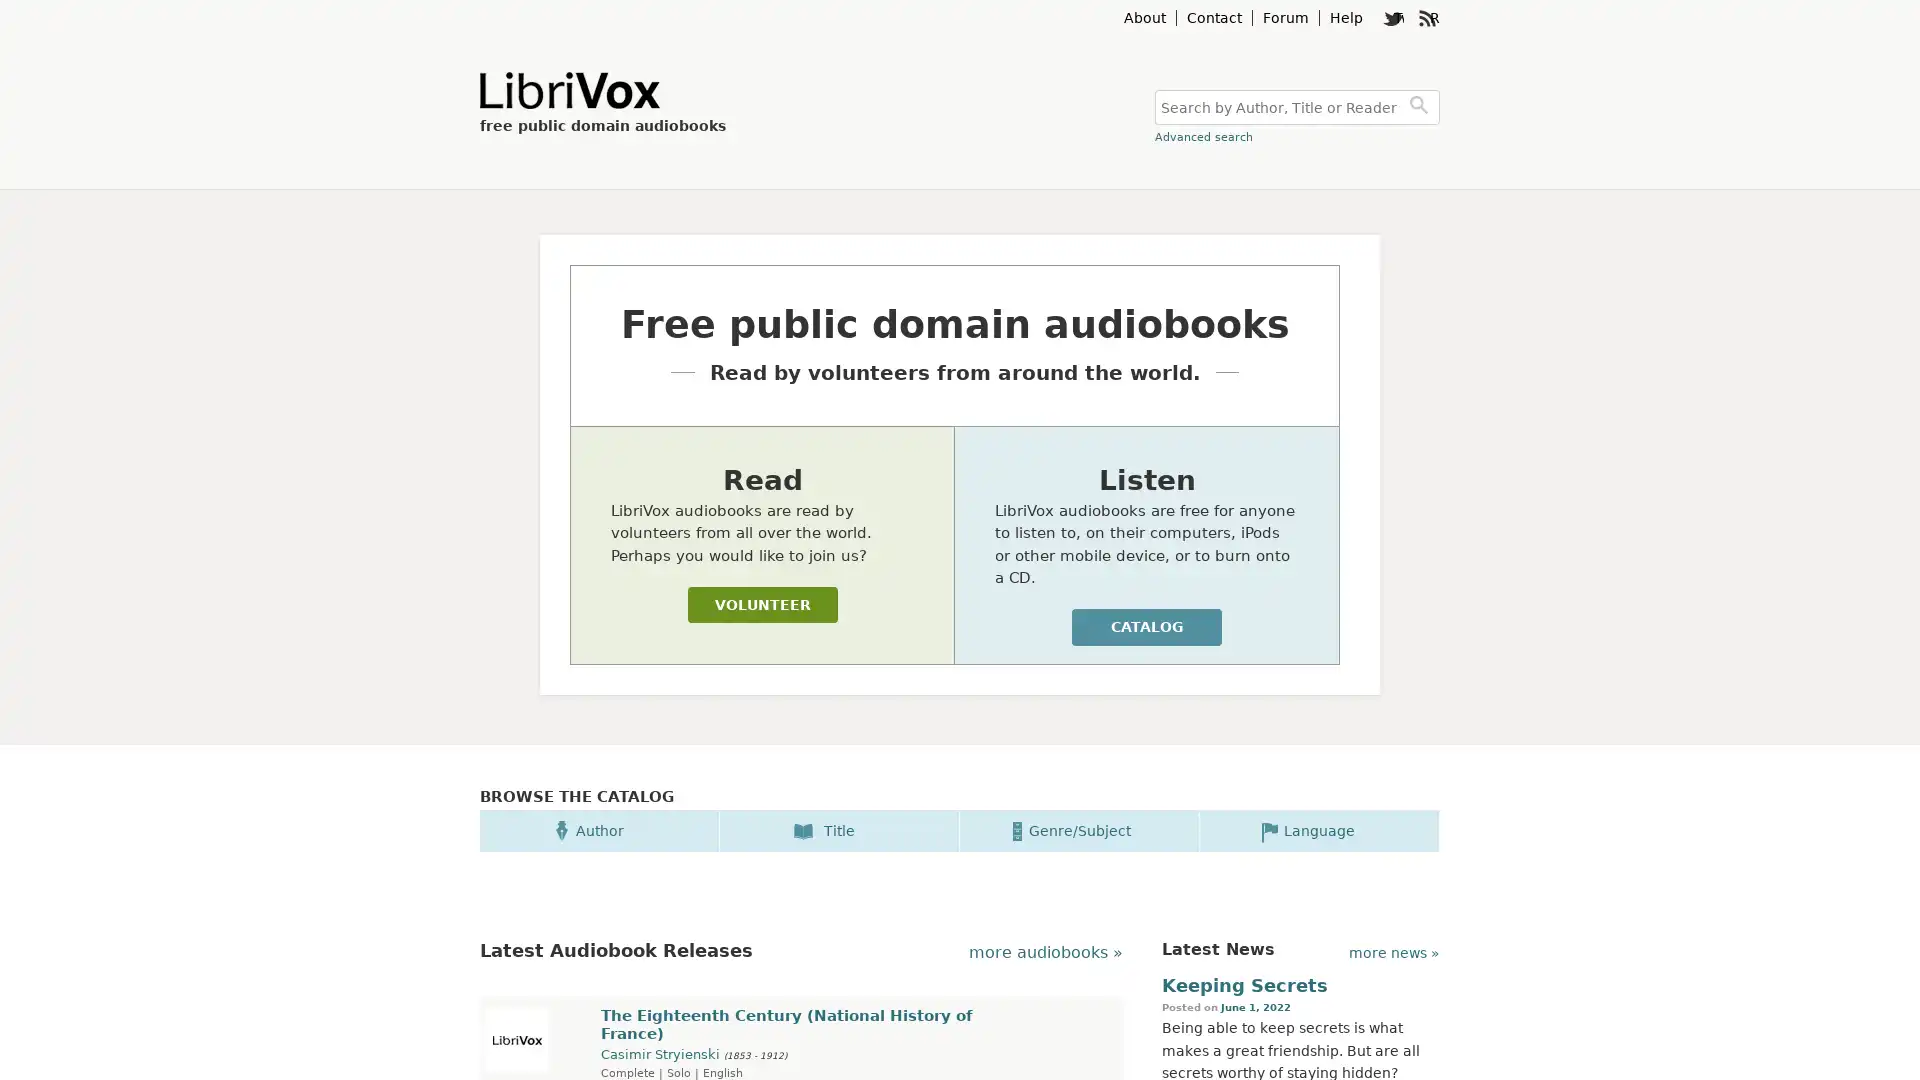 This screenshot has height=1080, width=1920. What do you see at coordinates (1421, 107) in the screenshot?
I see `Search` at bounding box center [1421, 107].